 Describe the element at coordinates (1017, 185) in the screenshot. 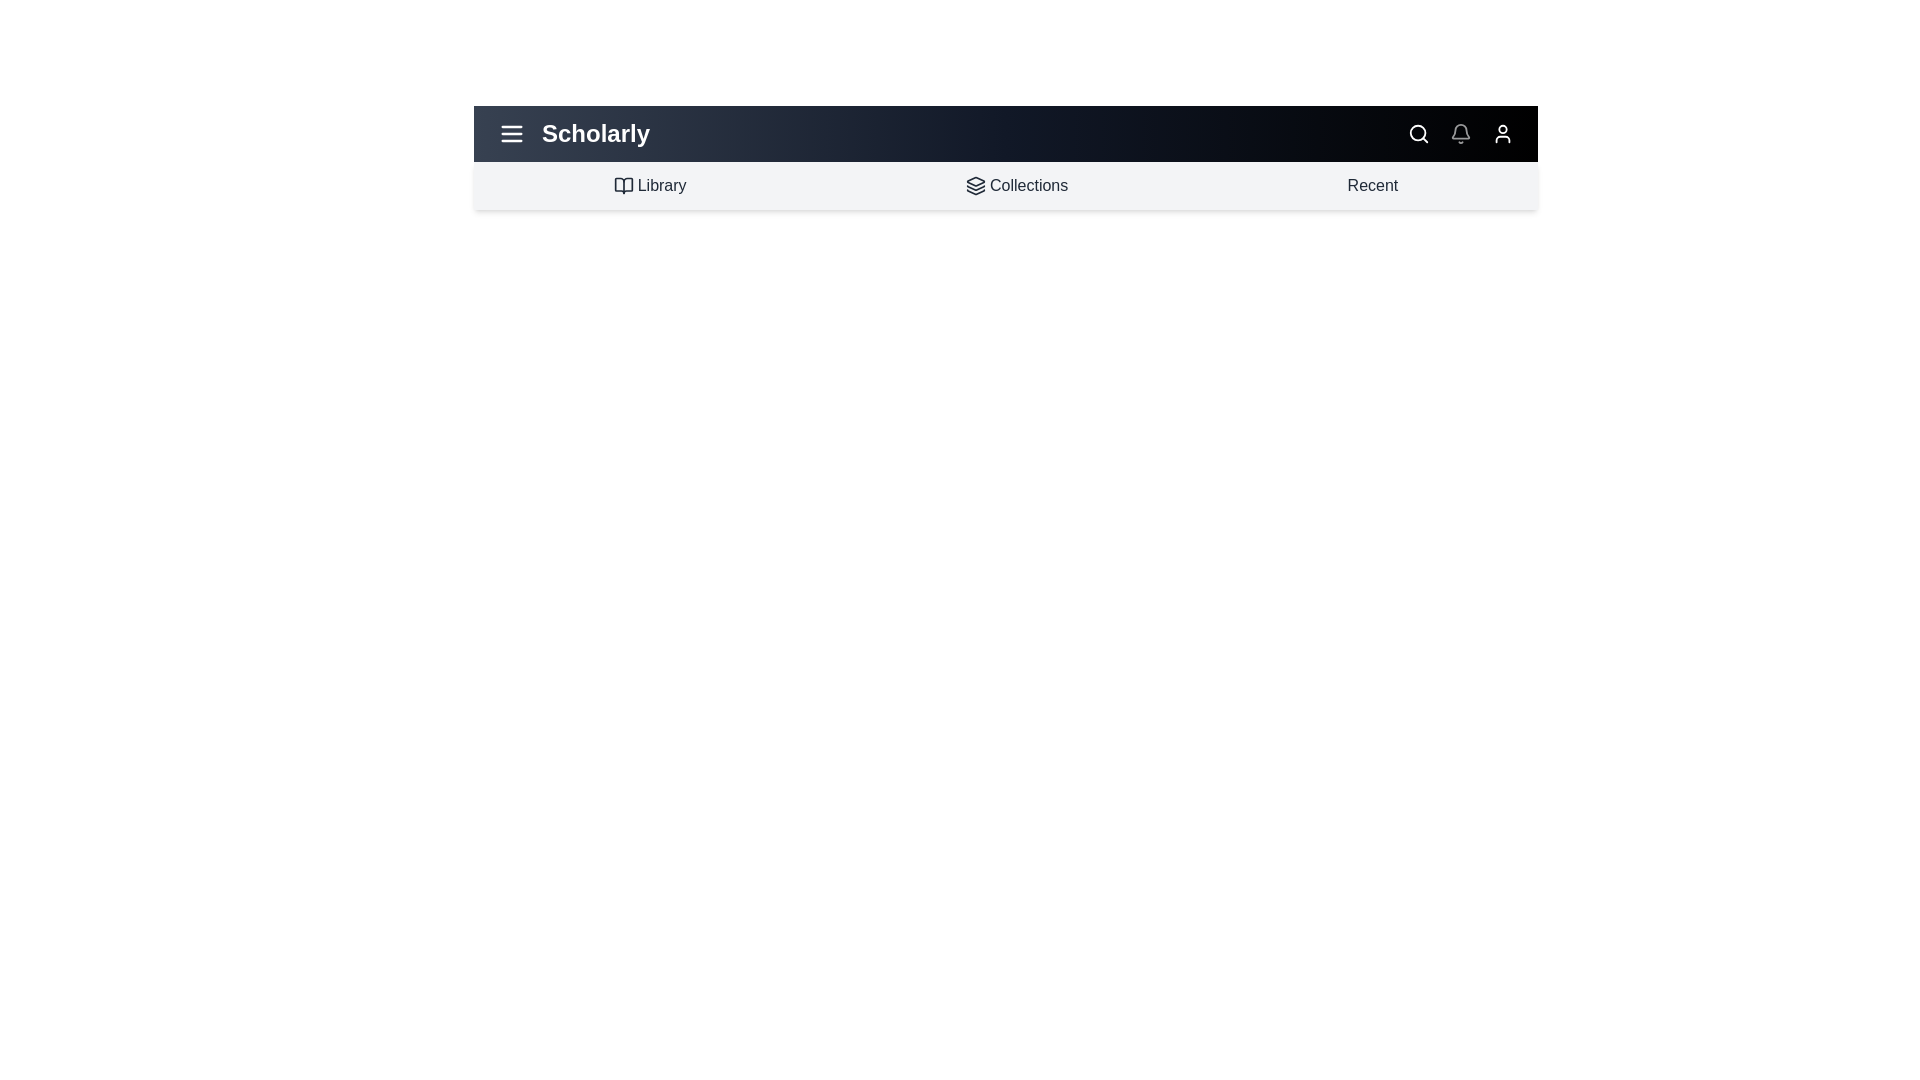

I see `the 'Collections' link in the navigation bar` at that location.